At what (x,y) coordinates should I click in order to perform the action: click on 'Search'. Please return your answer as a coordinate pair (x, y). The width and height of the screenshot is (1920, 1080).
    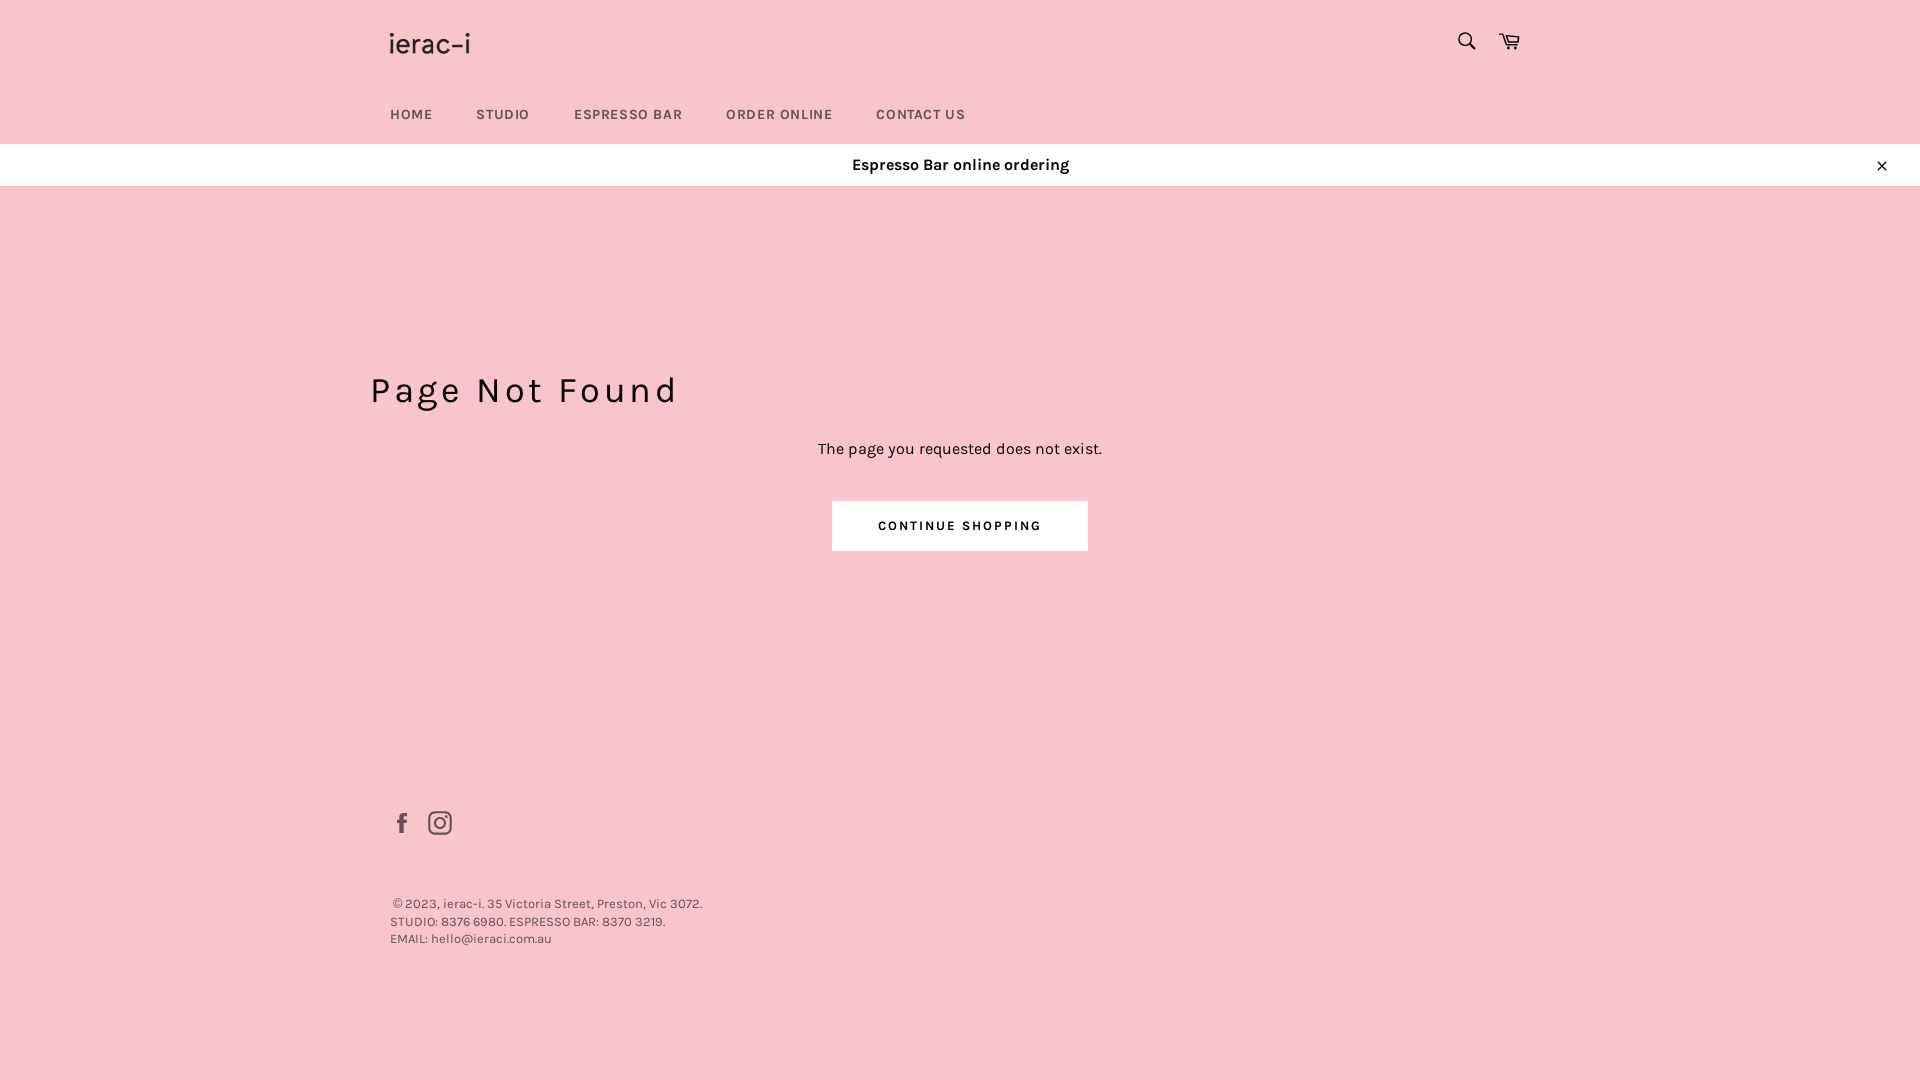
    Looking at the image, I should click on (1465, 41).